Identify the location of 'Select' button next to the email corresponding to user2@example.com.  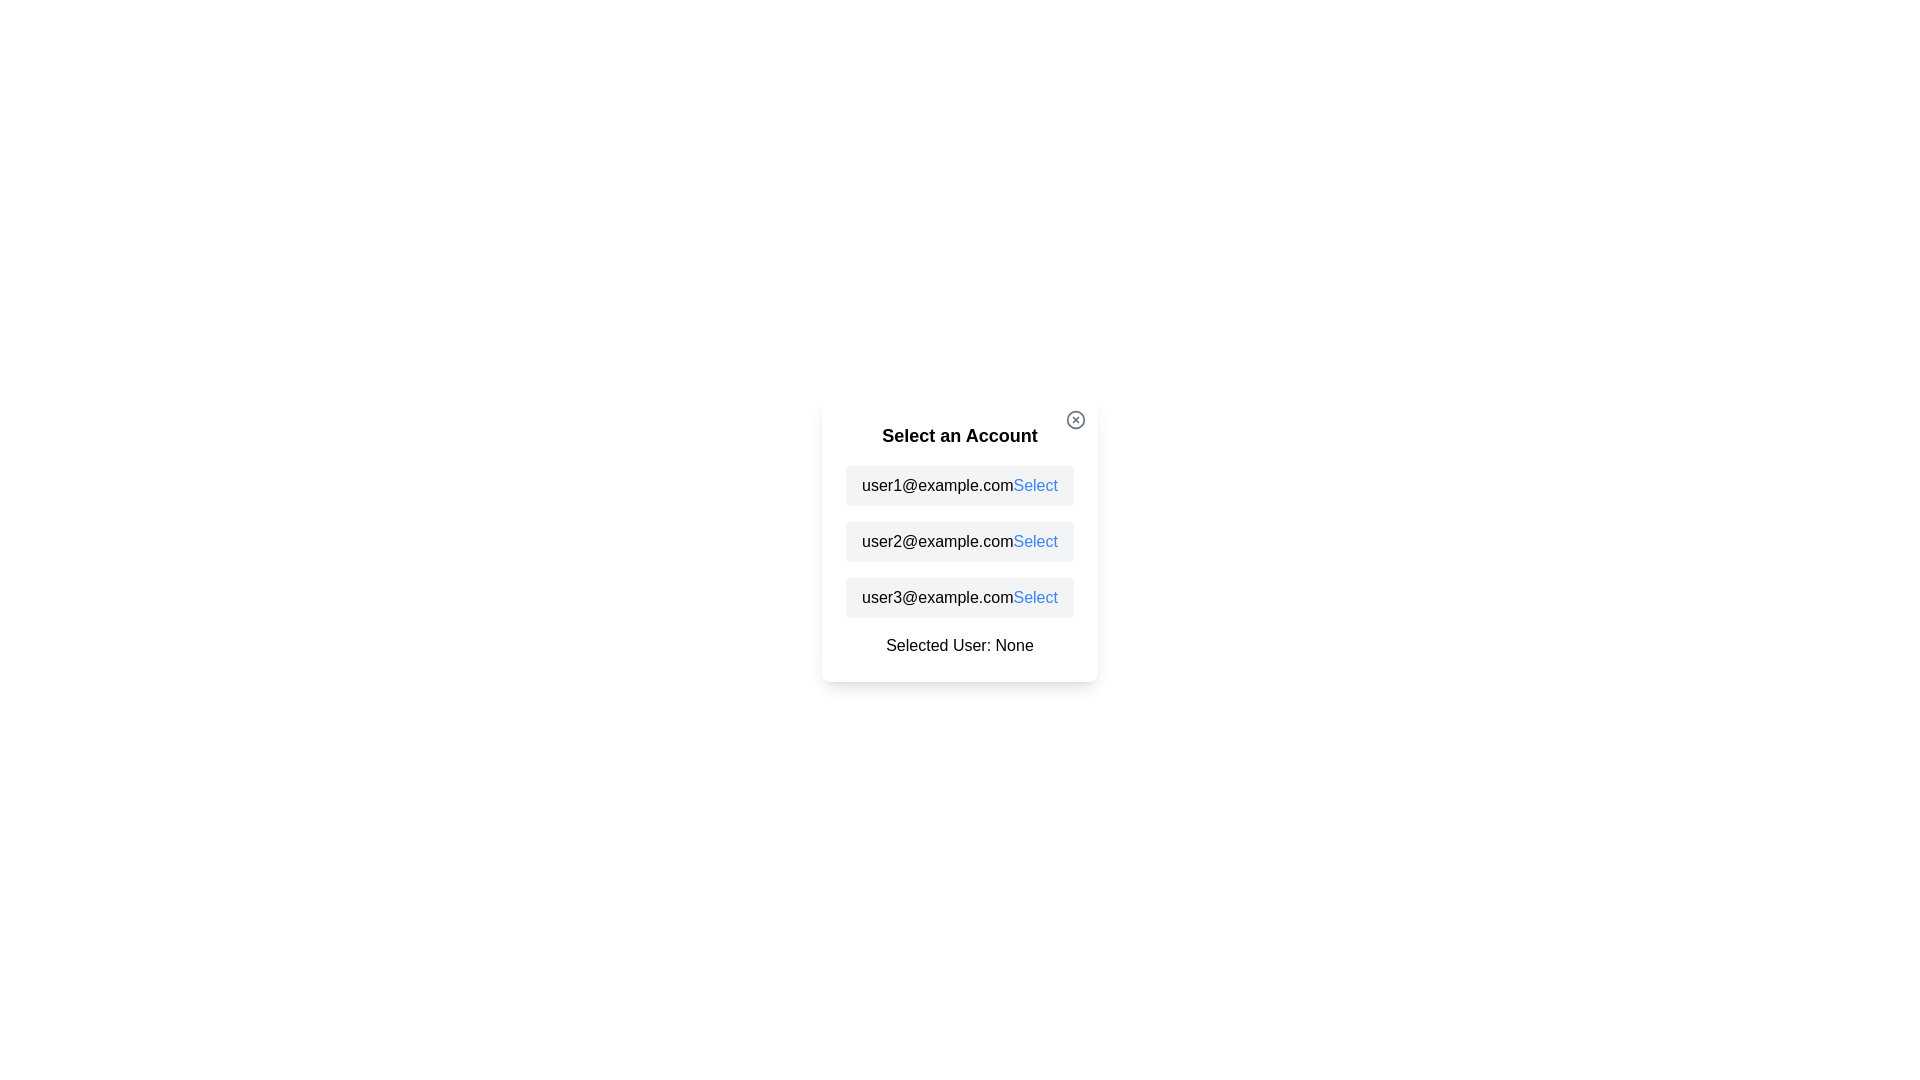
(1035, 542).